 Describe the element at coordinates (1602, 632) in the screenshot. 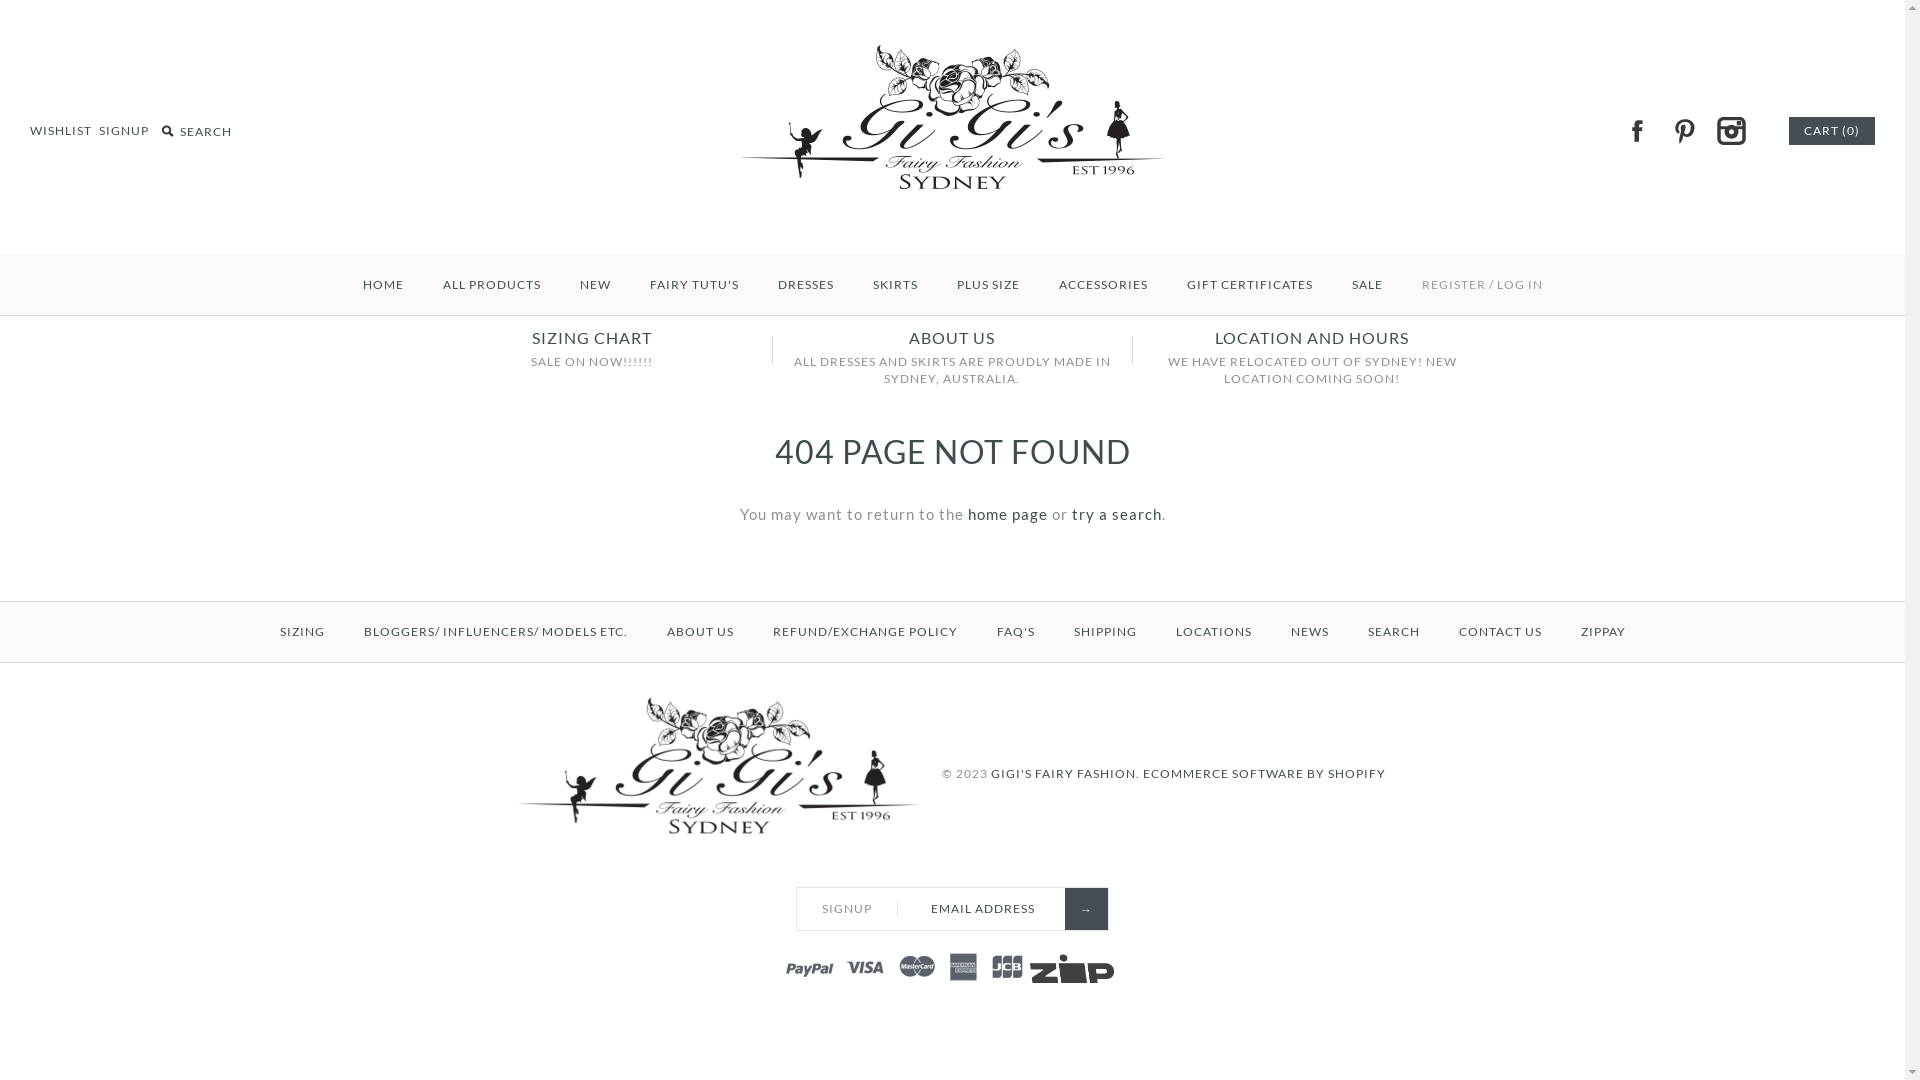

I see `'ZIPPAY'` at that location.